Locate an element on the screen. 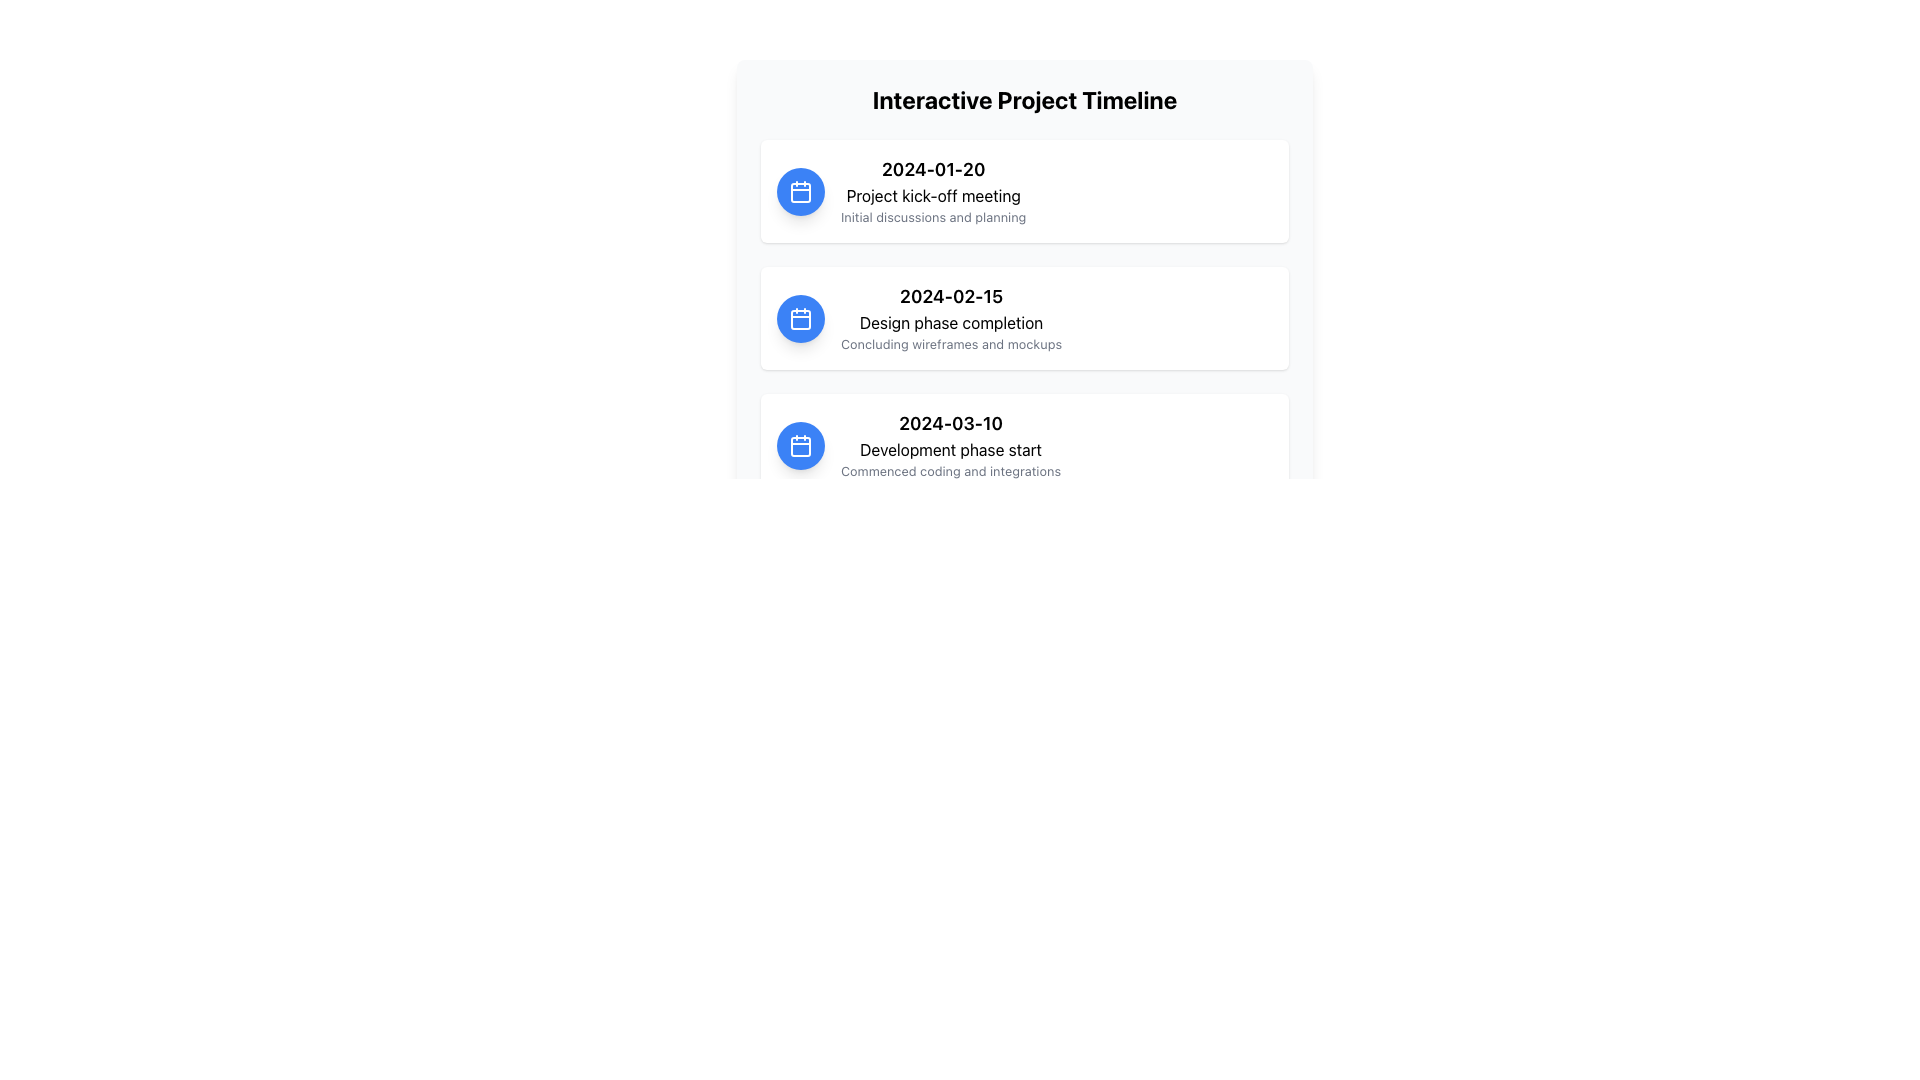 This screenshot has height=1080, width=1920. the calendar icon with a rounded blue background, located to the left of the text '2024-01-20 Project kick-off meeting' in the first card under 'Interactive Project Timeline' is located at coordinates (801, 191).